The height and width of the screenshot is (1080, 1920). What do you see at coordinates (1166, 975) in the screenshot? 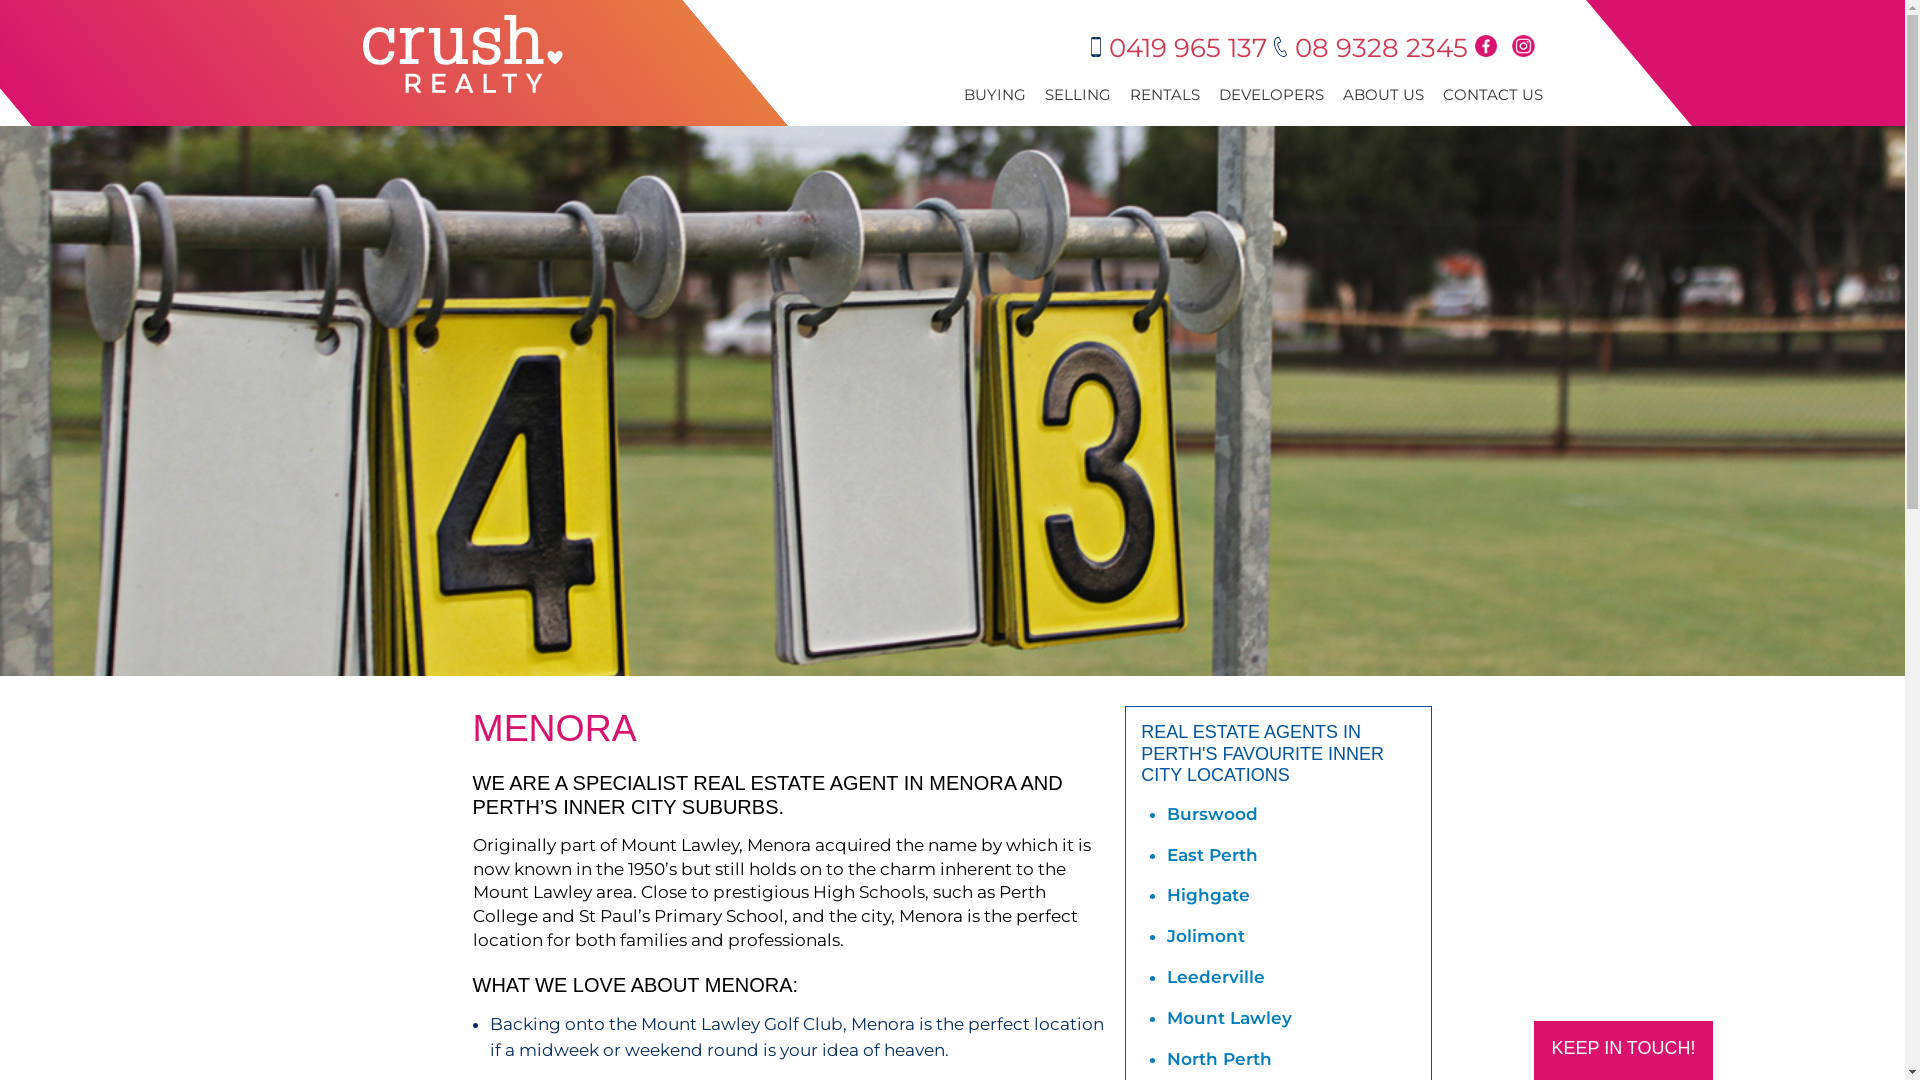
I see `'Leederville'` at bounding box center [1166, 975].